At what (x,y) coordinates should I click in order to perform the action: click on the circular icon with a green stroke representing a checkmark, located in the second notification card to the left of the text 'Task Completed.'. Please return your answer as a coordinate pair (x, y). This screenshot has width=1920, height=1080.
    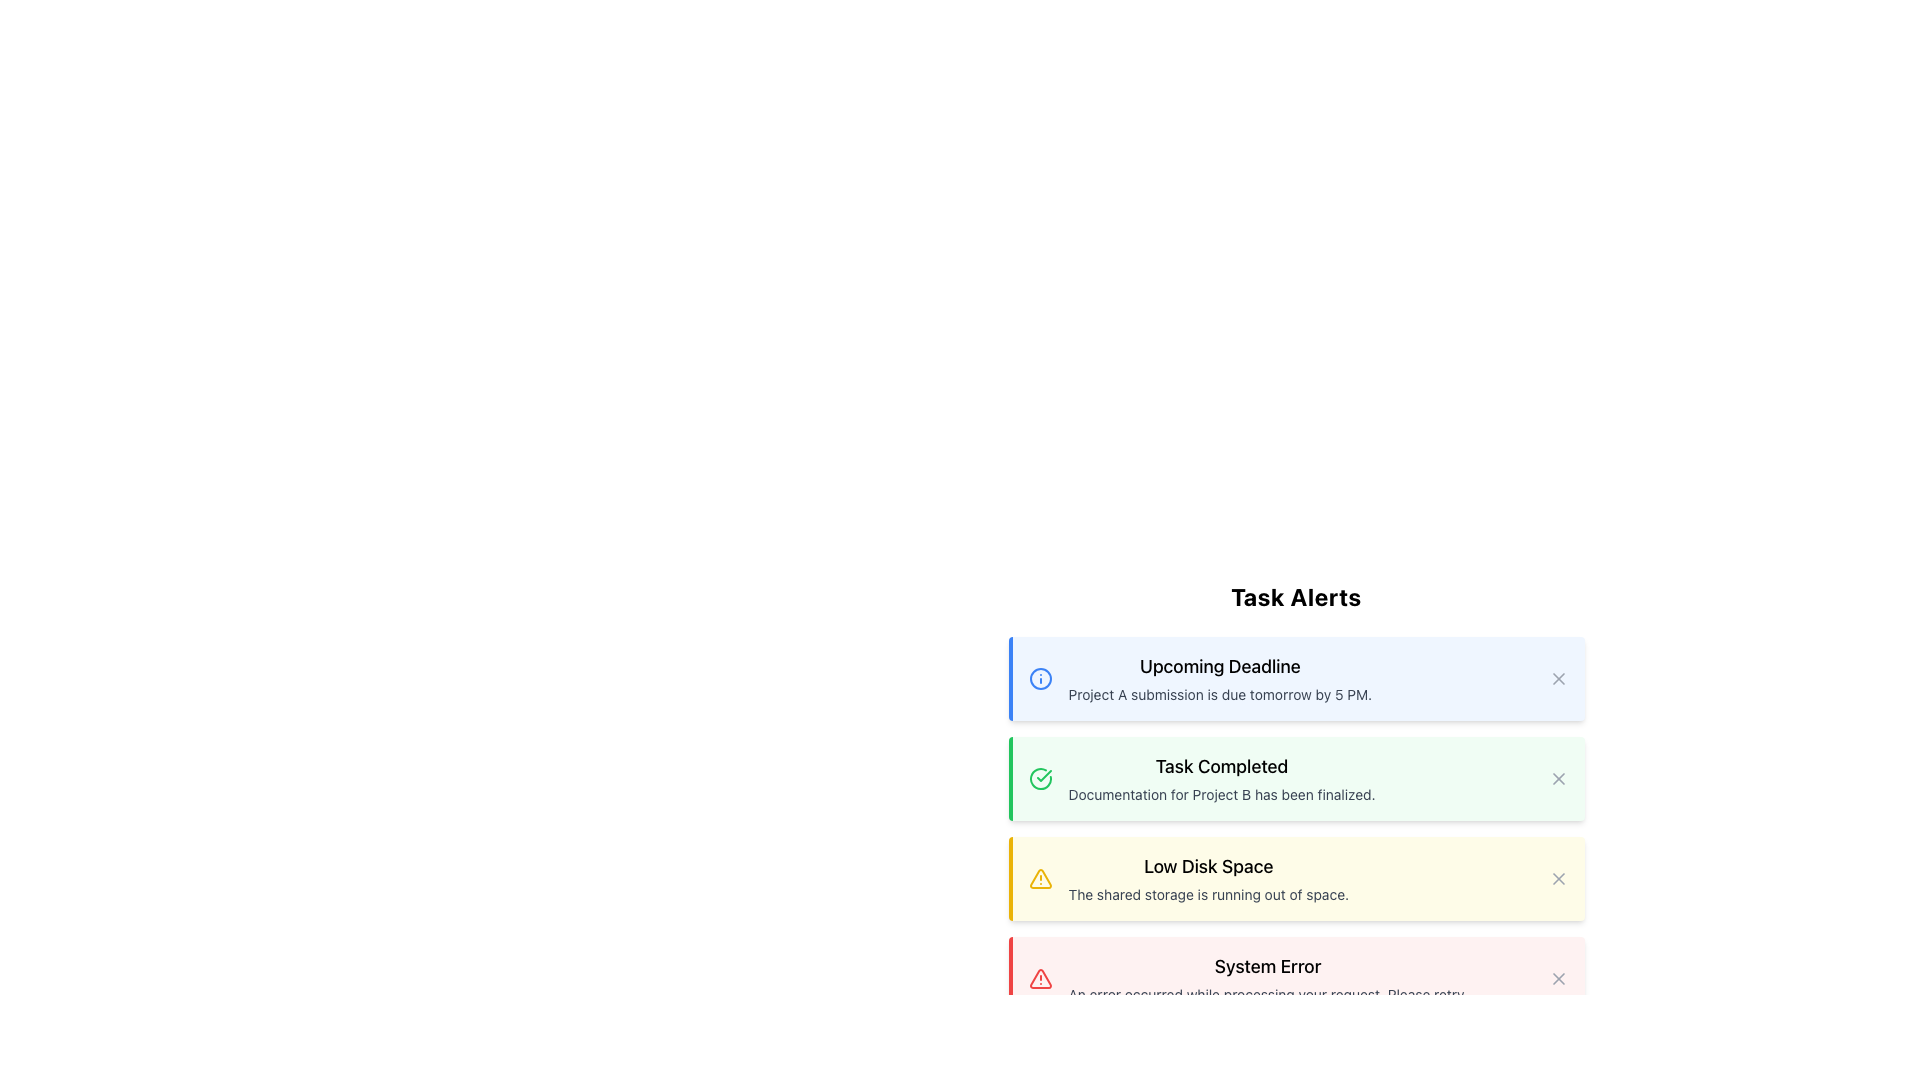
    Looking at the image, I should click on (1040, 778).